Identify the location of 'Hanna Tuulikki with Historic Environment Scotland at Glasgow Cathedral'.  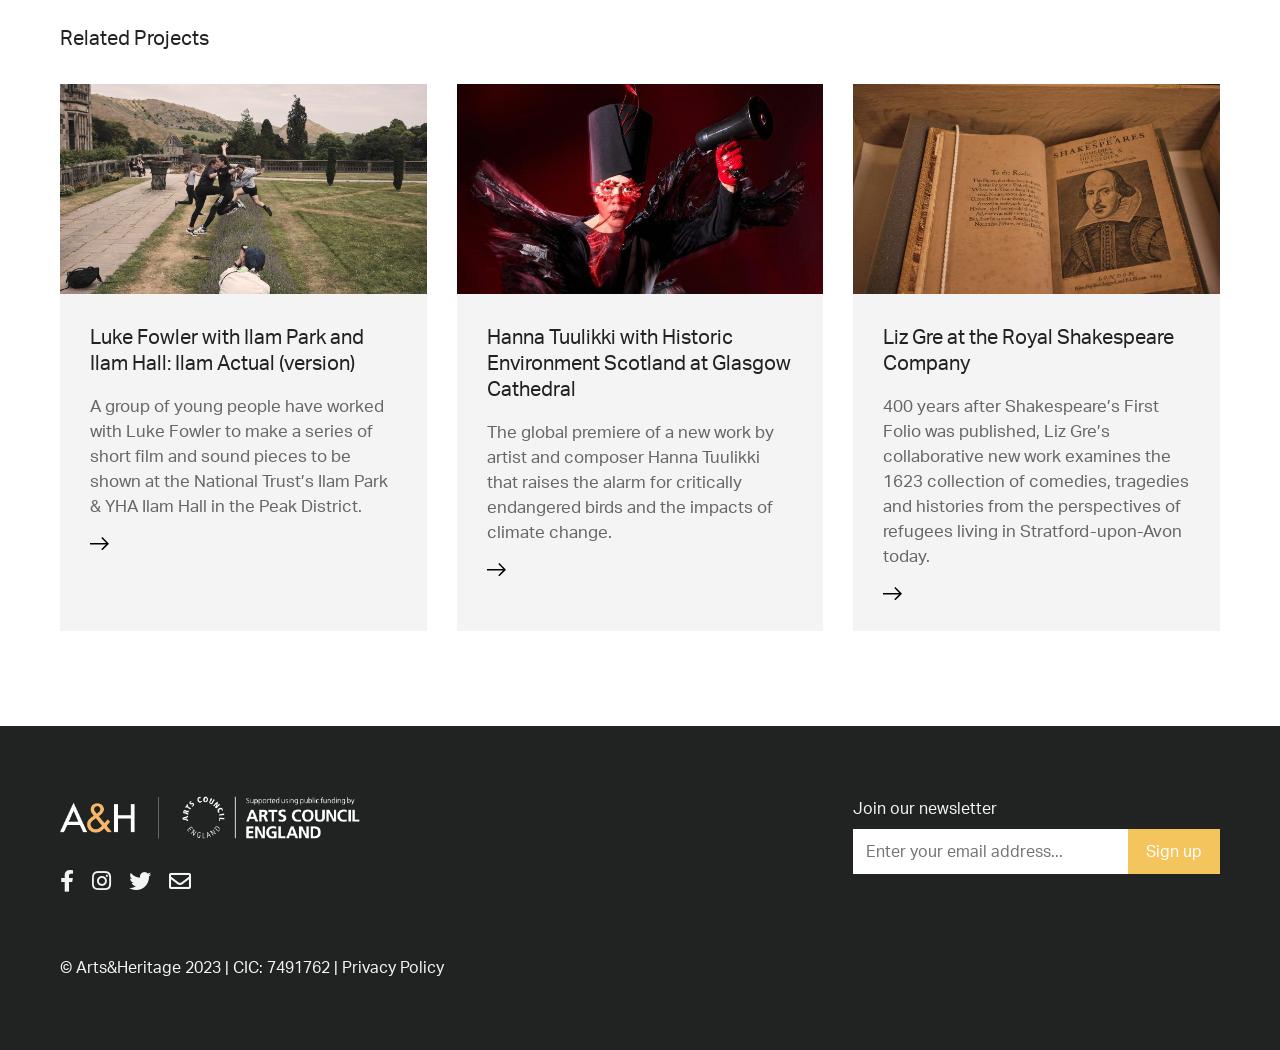
(636, 360).